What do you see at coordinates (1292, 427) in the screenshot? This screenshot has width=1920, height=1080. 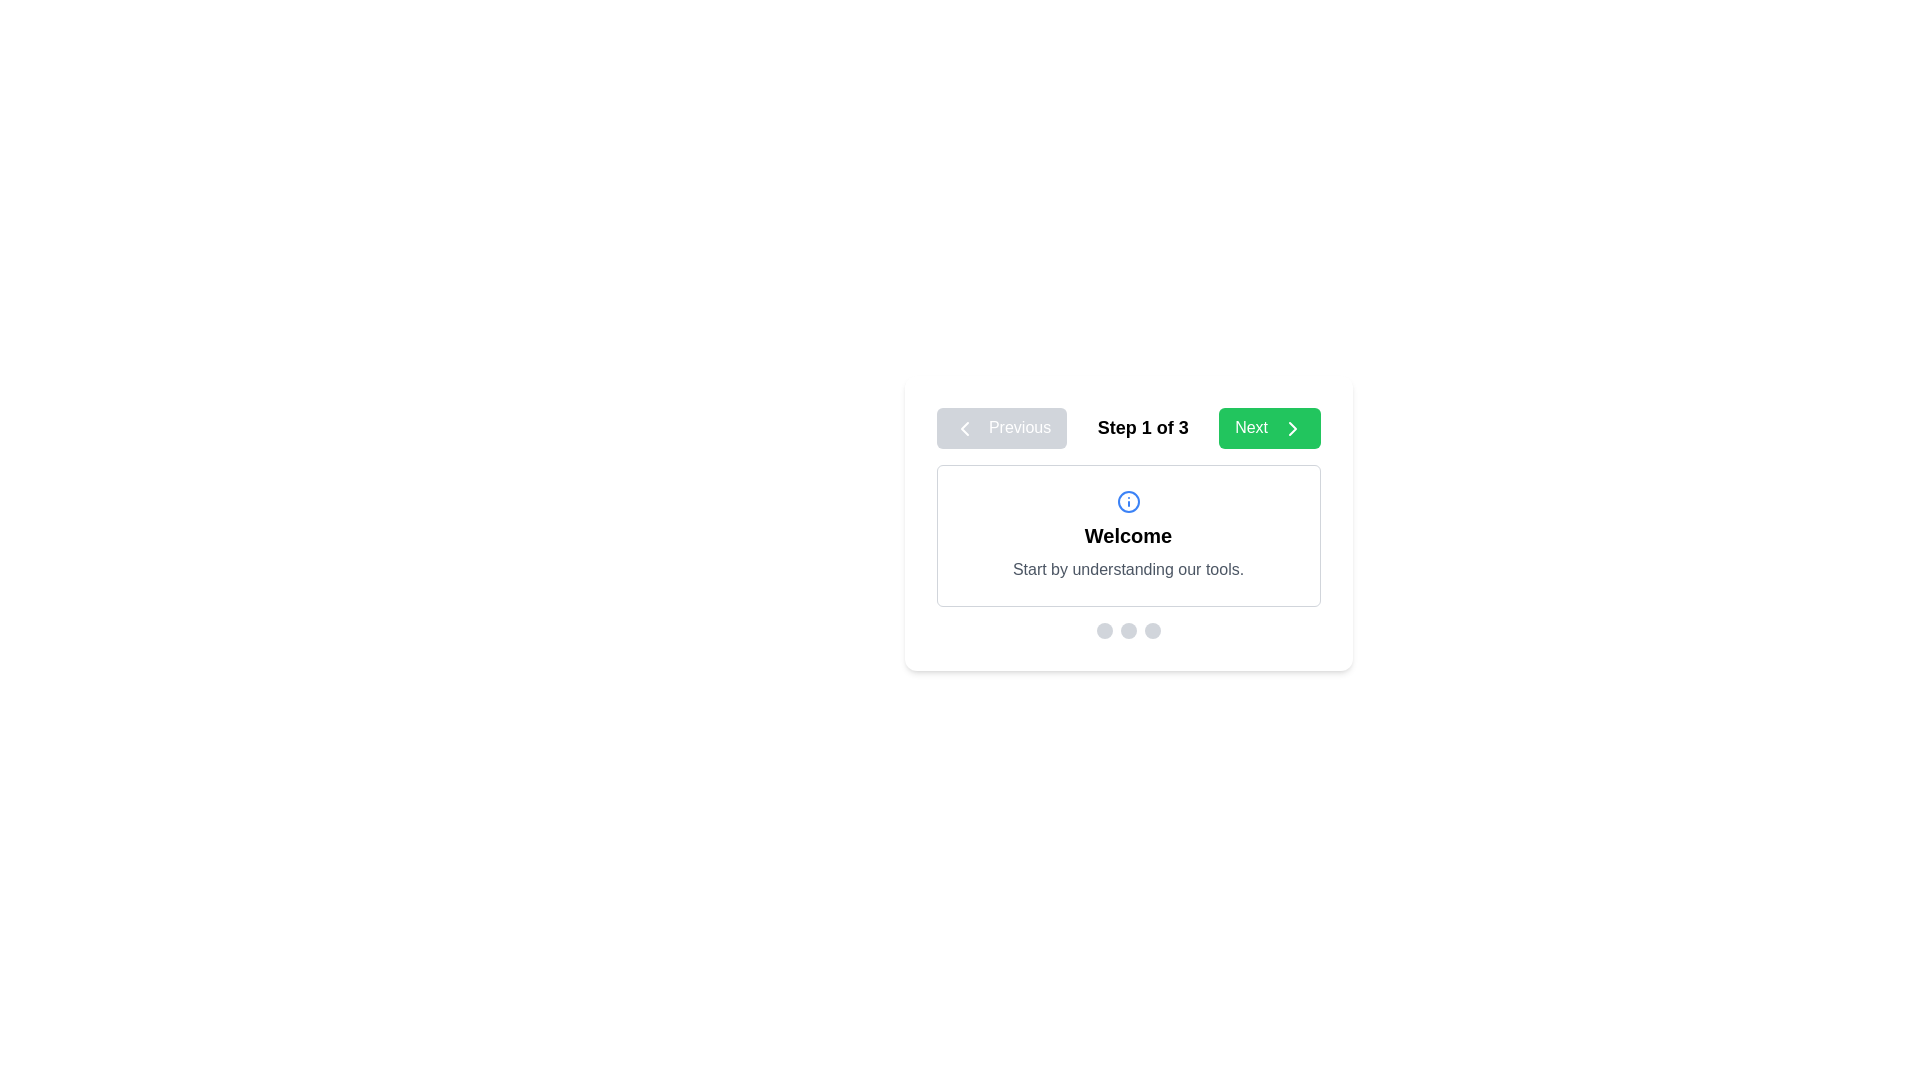 I see `the chevron icon within the 'Next' button` at bounding box center [1292, 427].